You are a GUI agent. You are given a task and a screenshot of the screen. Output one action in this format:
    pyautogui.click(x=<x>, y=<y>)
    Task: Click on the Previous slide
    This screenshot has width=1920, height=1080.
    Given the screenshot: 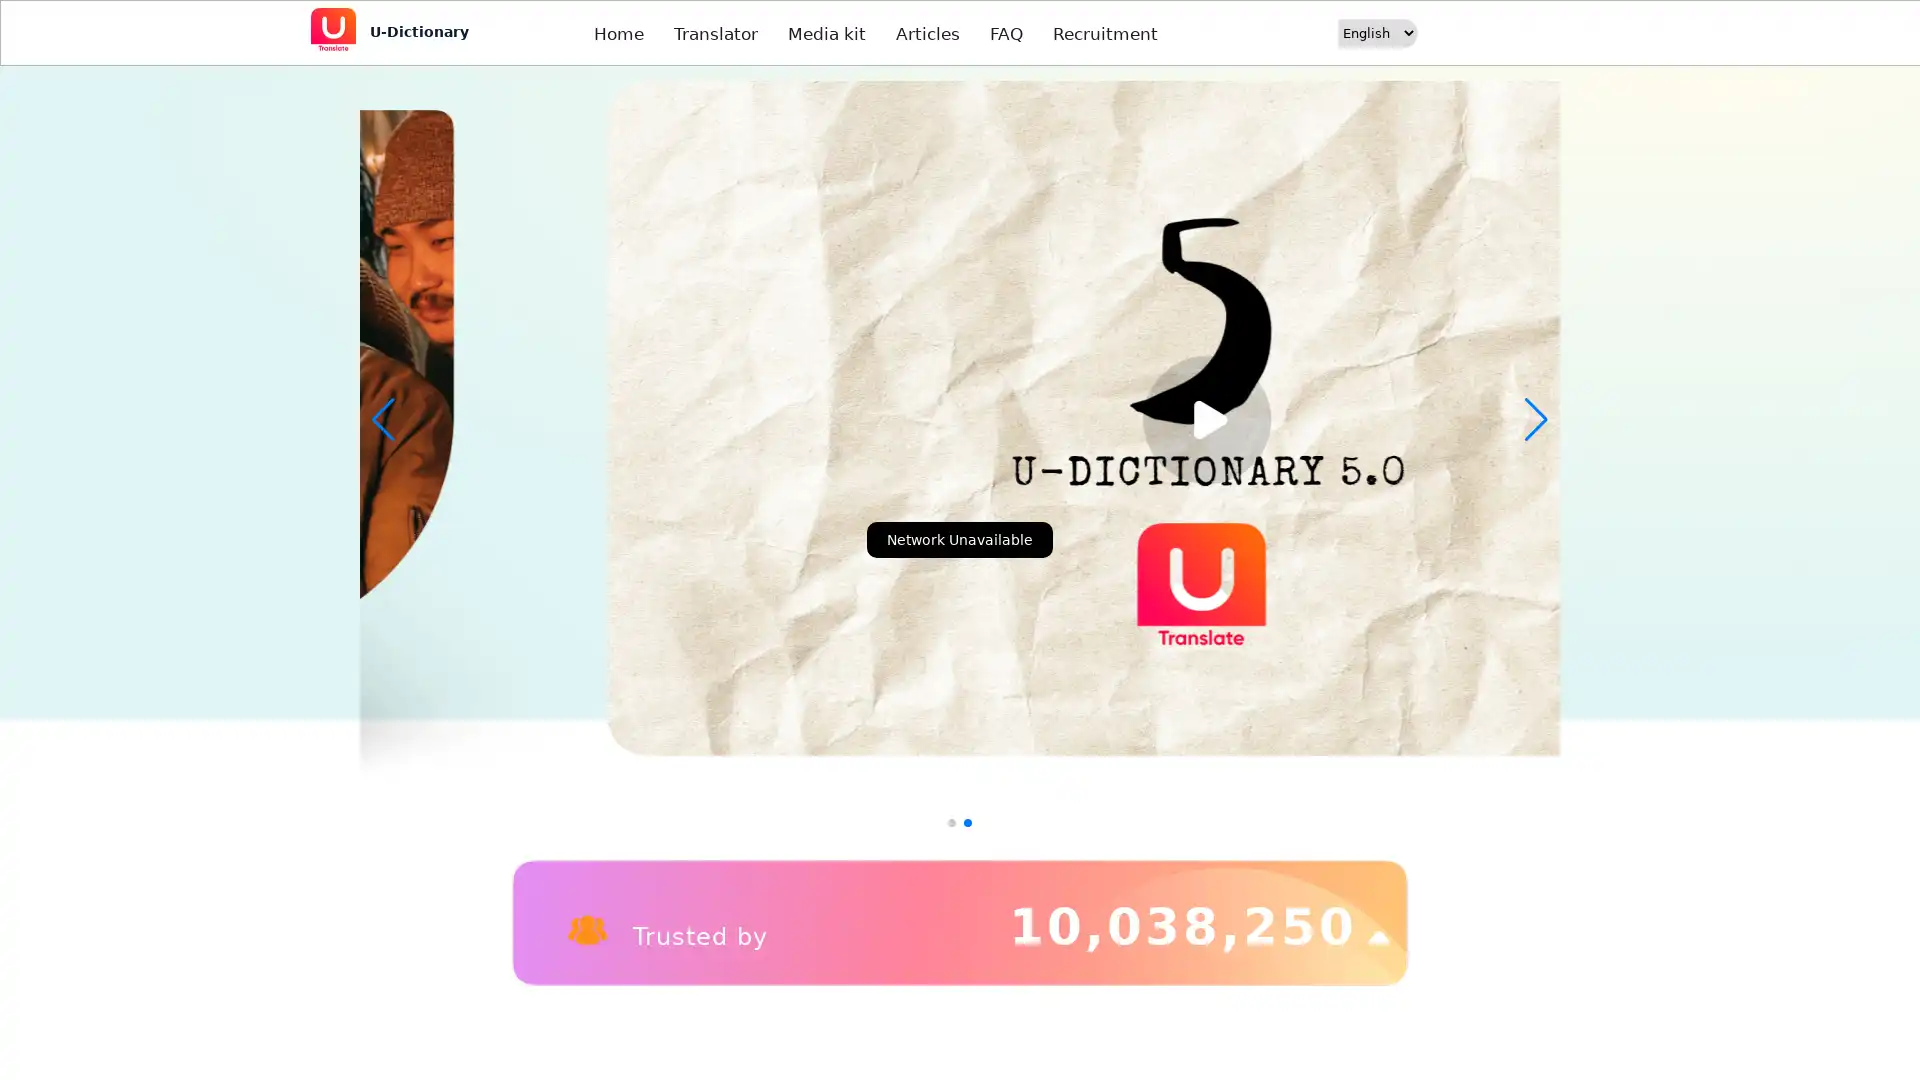 What is the action you would take?
    pyautogui.click(x=383, y=419)
    